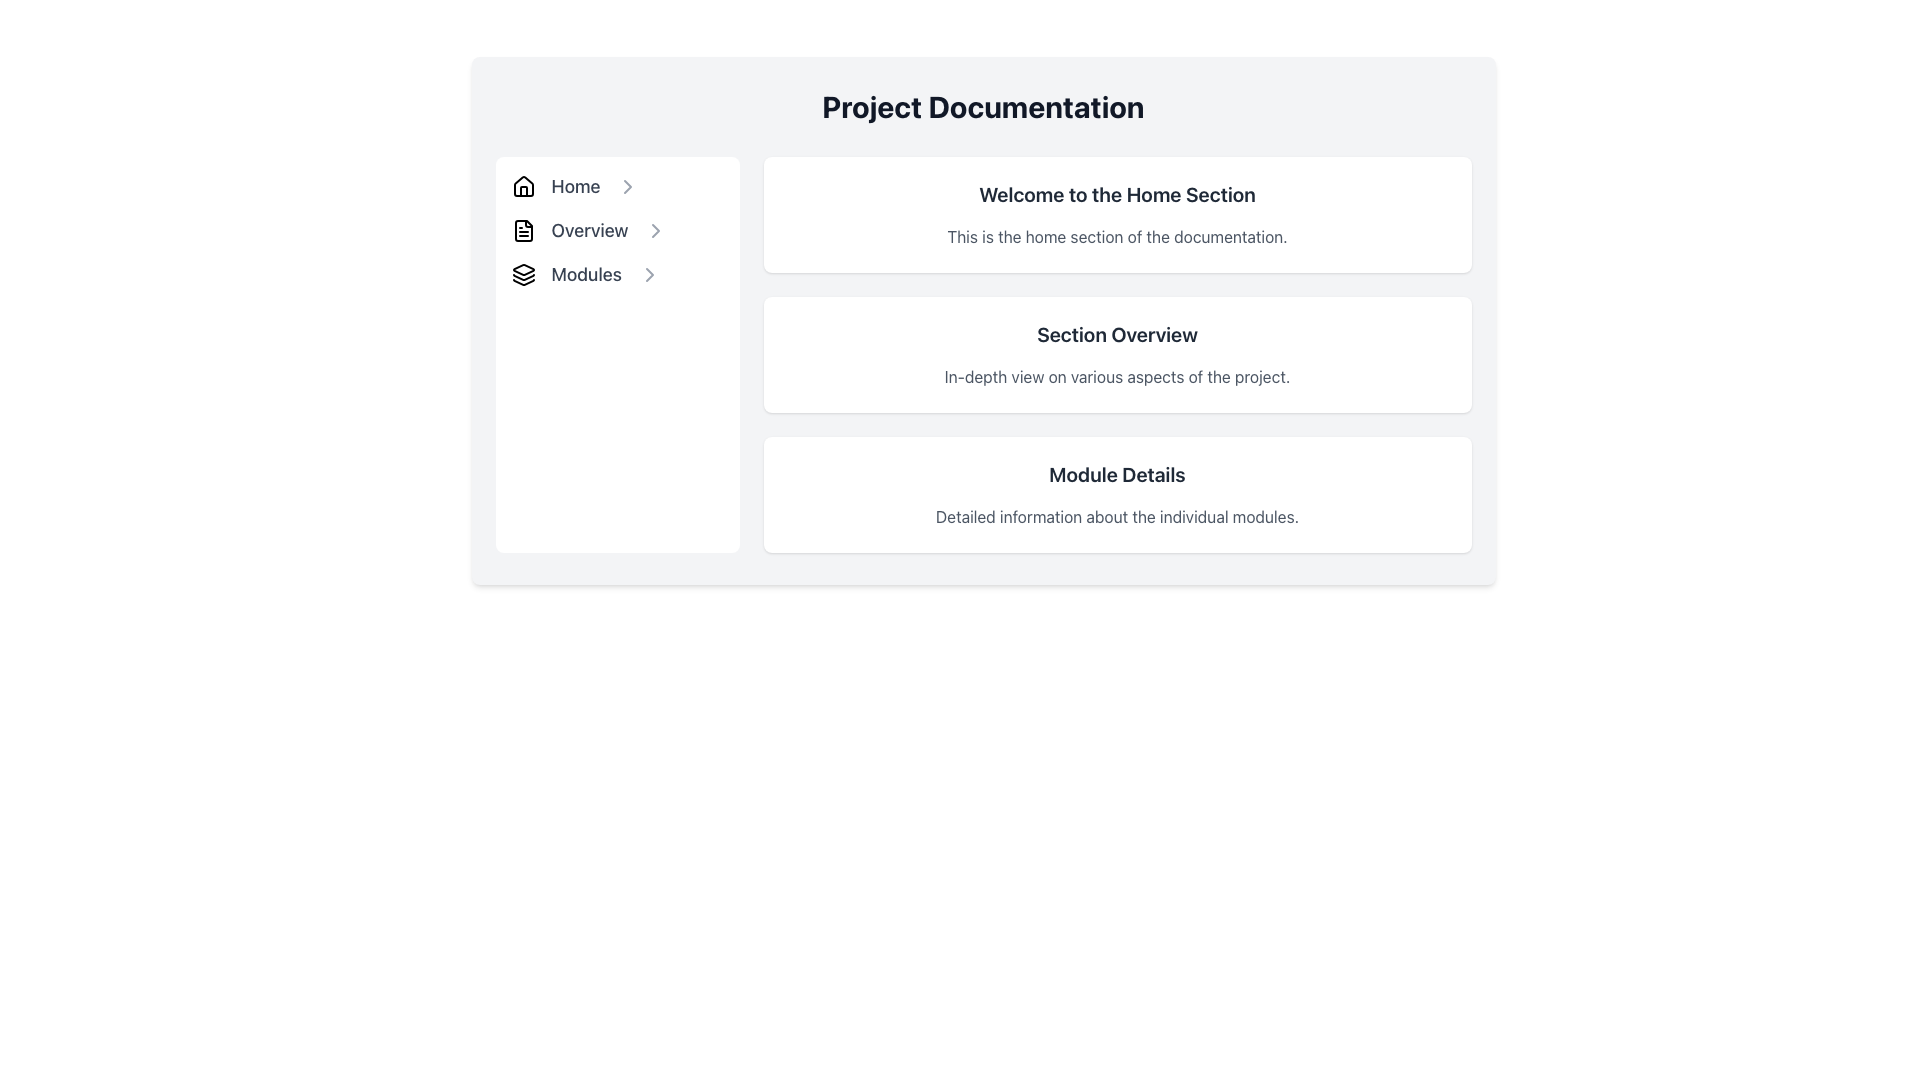 Image resolution: width=1920 pixels, height=1080 pixels. Describe the element at coordinates (983, 107) in the screenshot. I see `the large, bold, center-aligned heading text reading 'Project Documentation'` at that location.